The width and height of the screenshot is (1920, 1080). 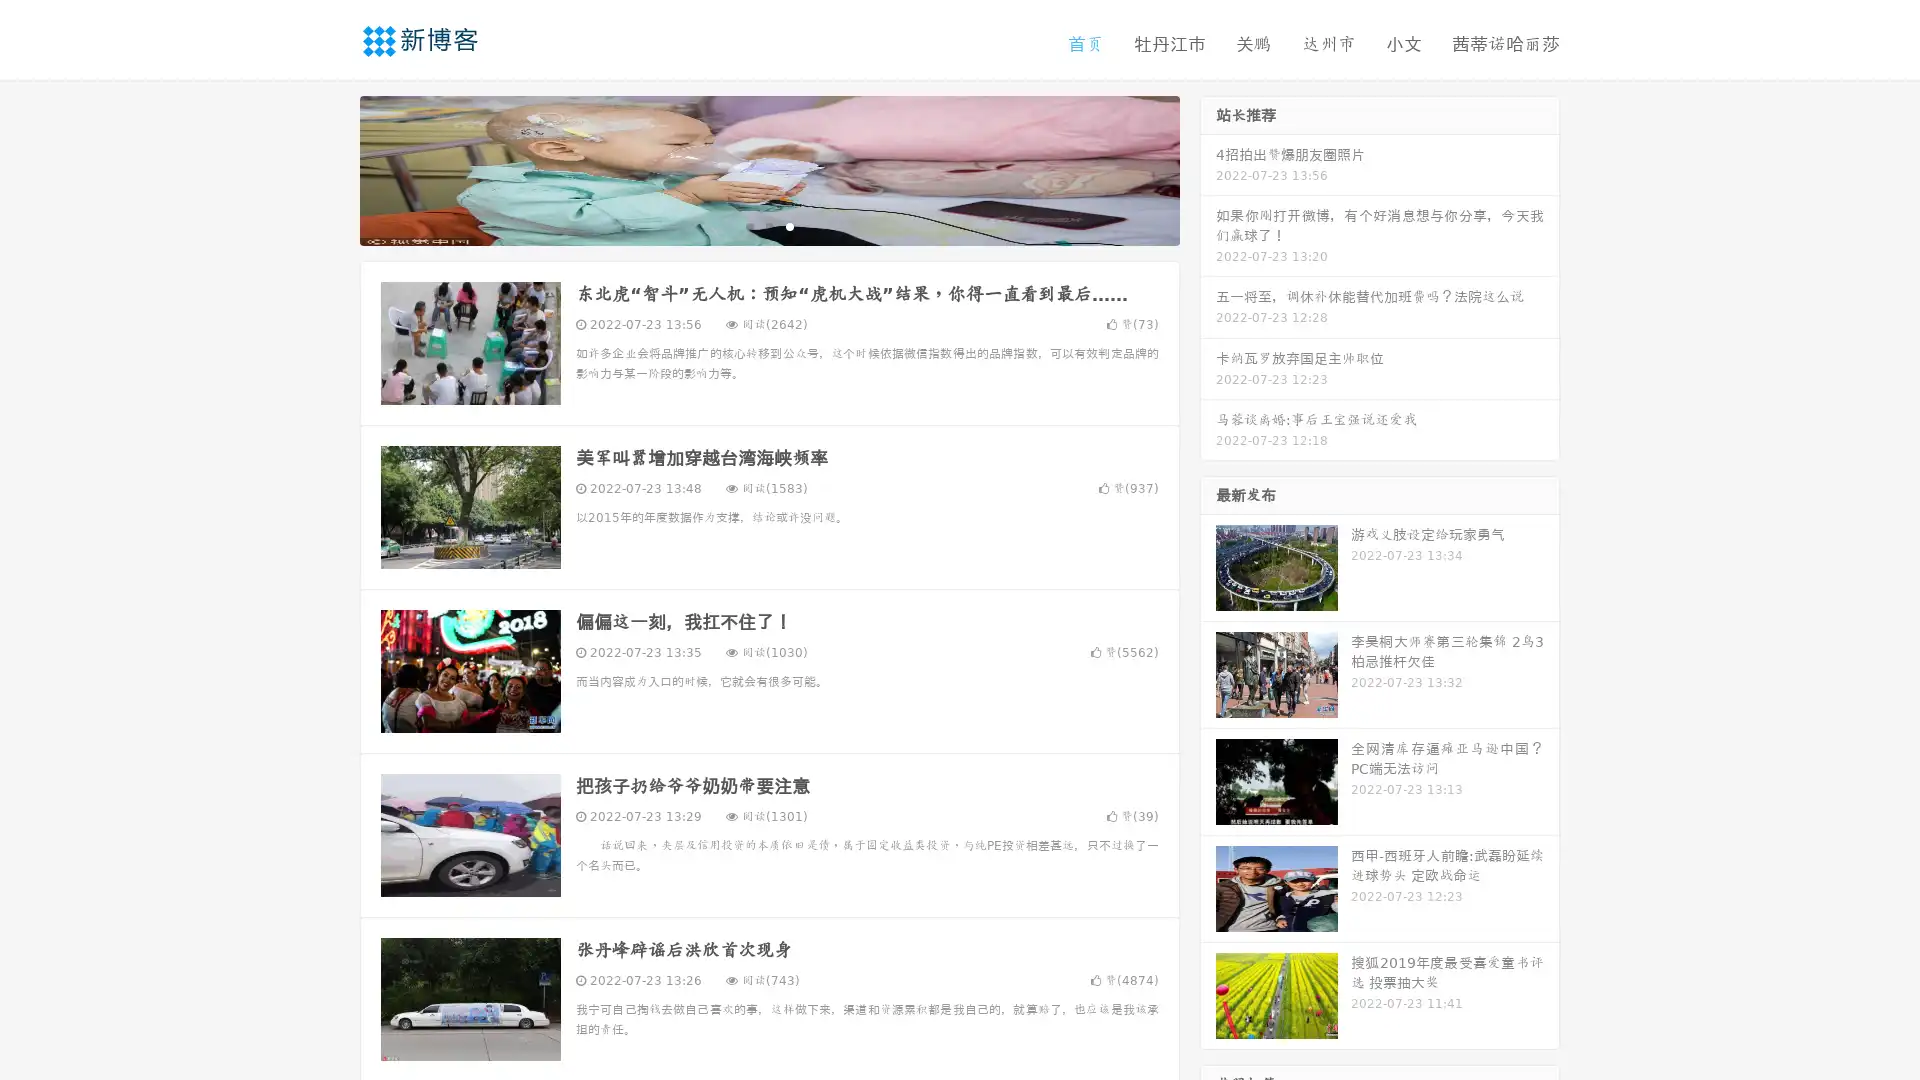 I want to click on Go to slide 2, so click(x=768, y=225).